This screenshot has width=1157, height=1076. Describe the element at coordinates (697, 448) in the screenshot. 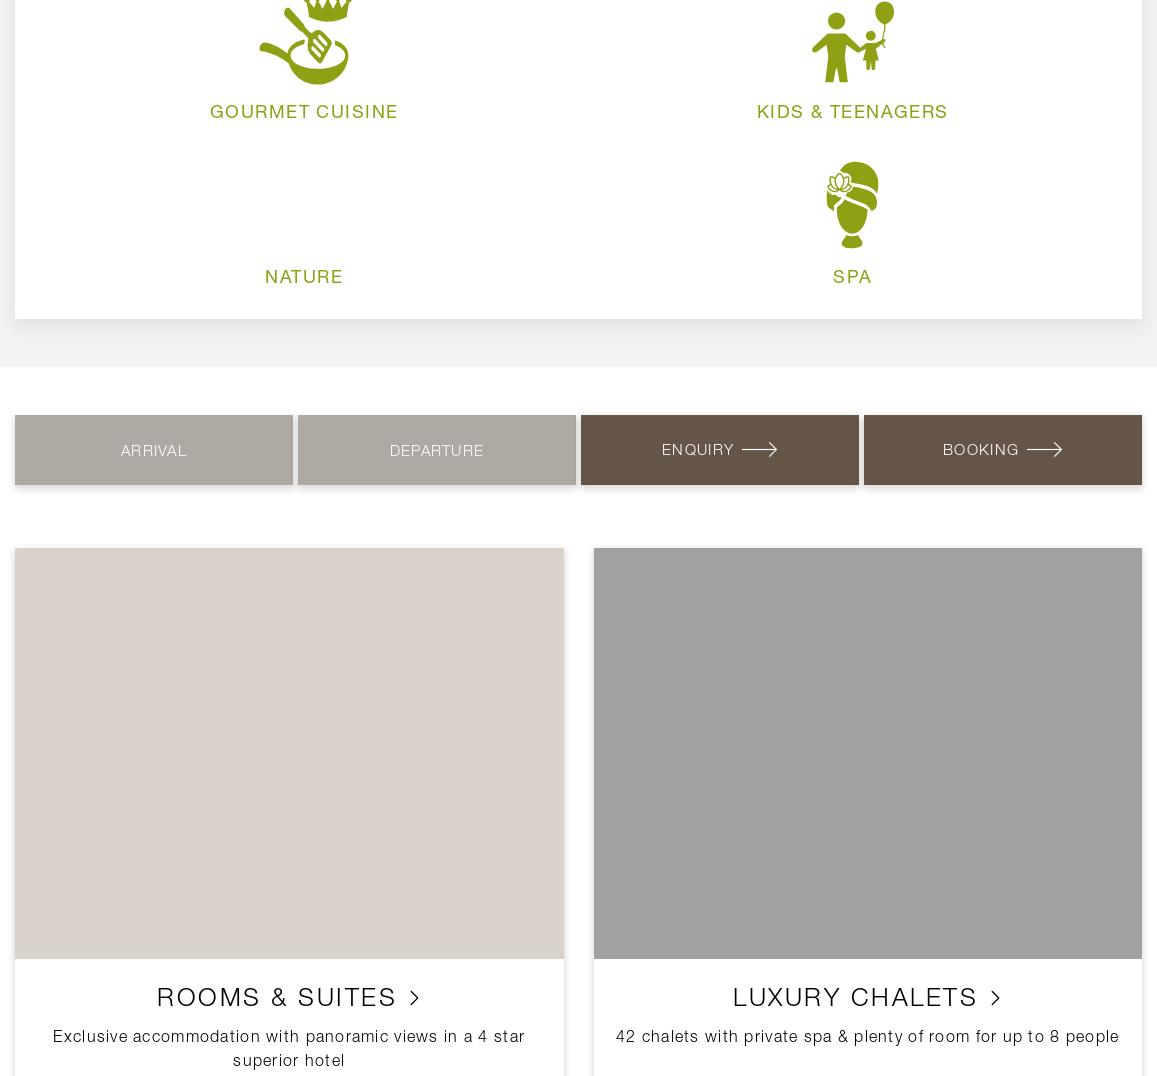

I see `'Enquiry'` at that location.